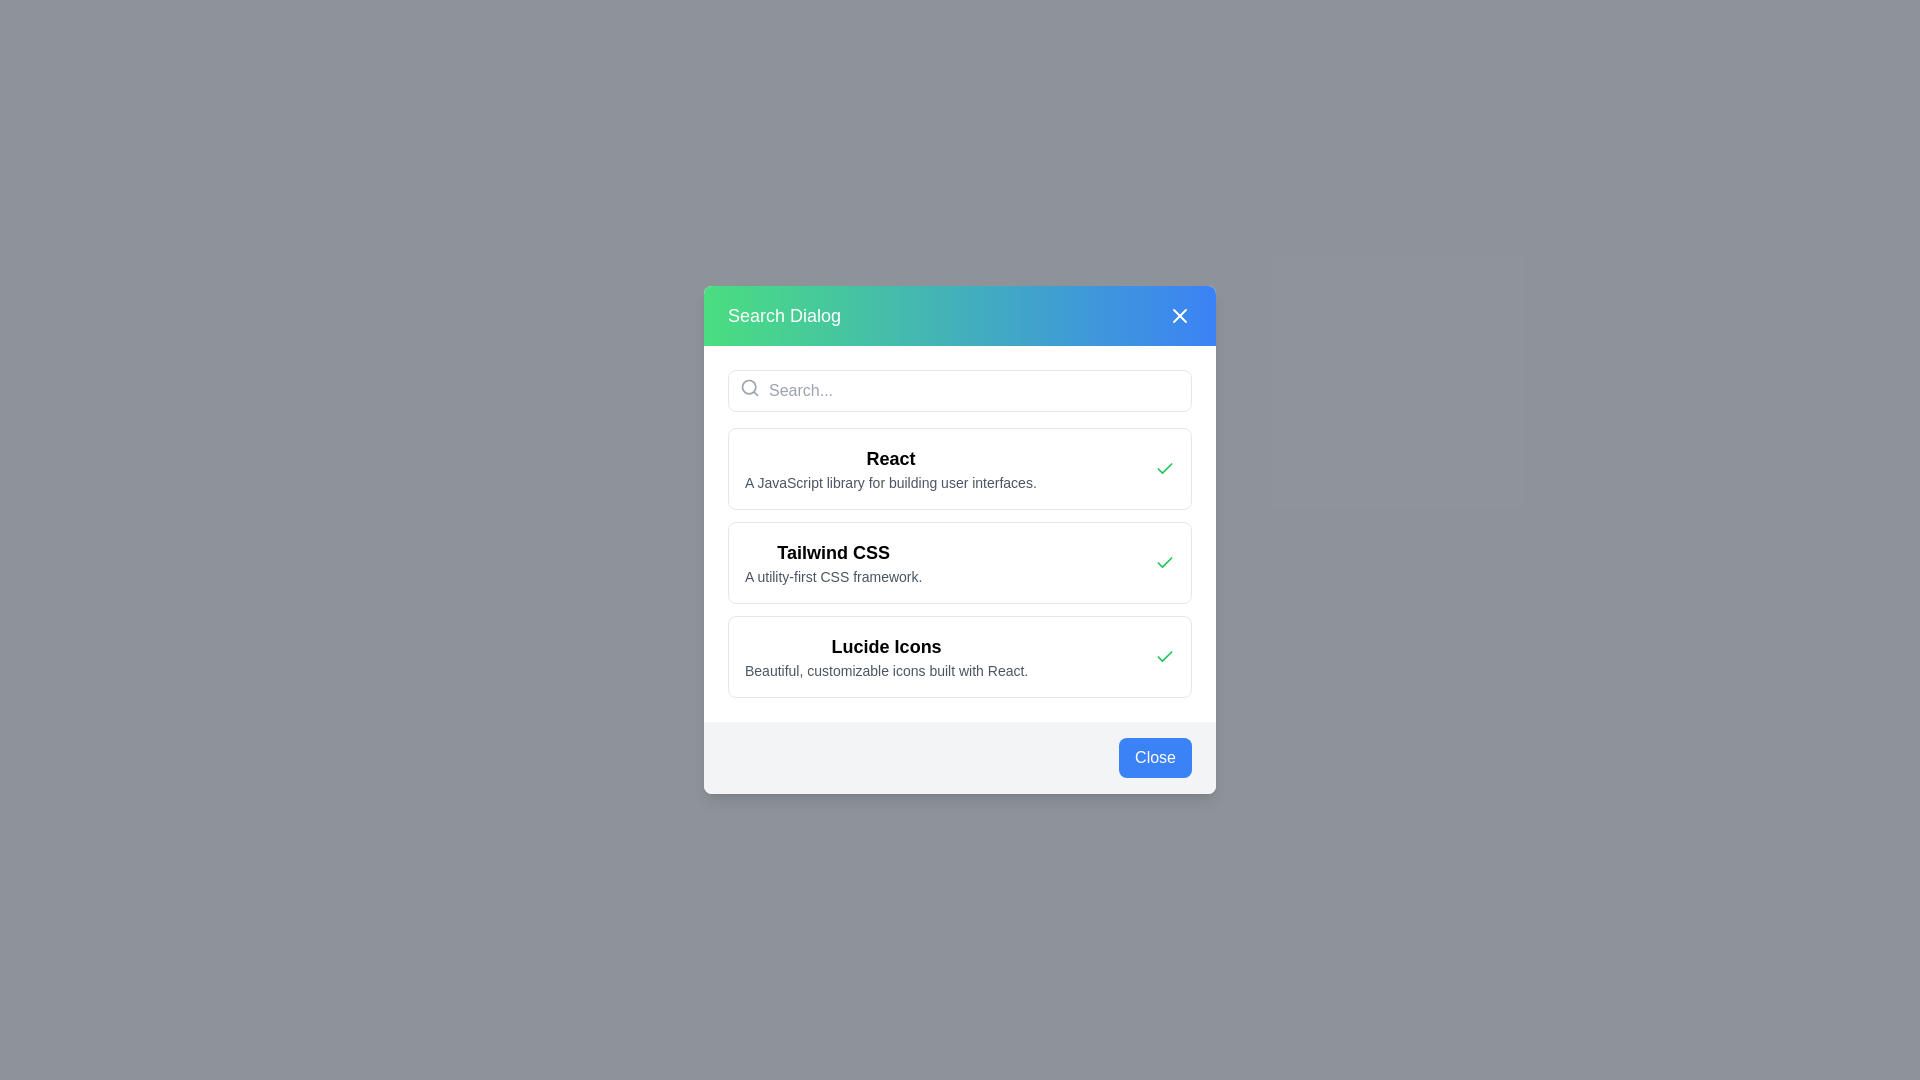 Image resolution: width=1920 pixels, height=1080 pixels. Describe the element at coordinates (960, 563) in the screenshot. I see `the second list item labeled 'Tailwind CSS'` at that location.